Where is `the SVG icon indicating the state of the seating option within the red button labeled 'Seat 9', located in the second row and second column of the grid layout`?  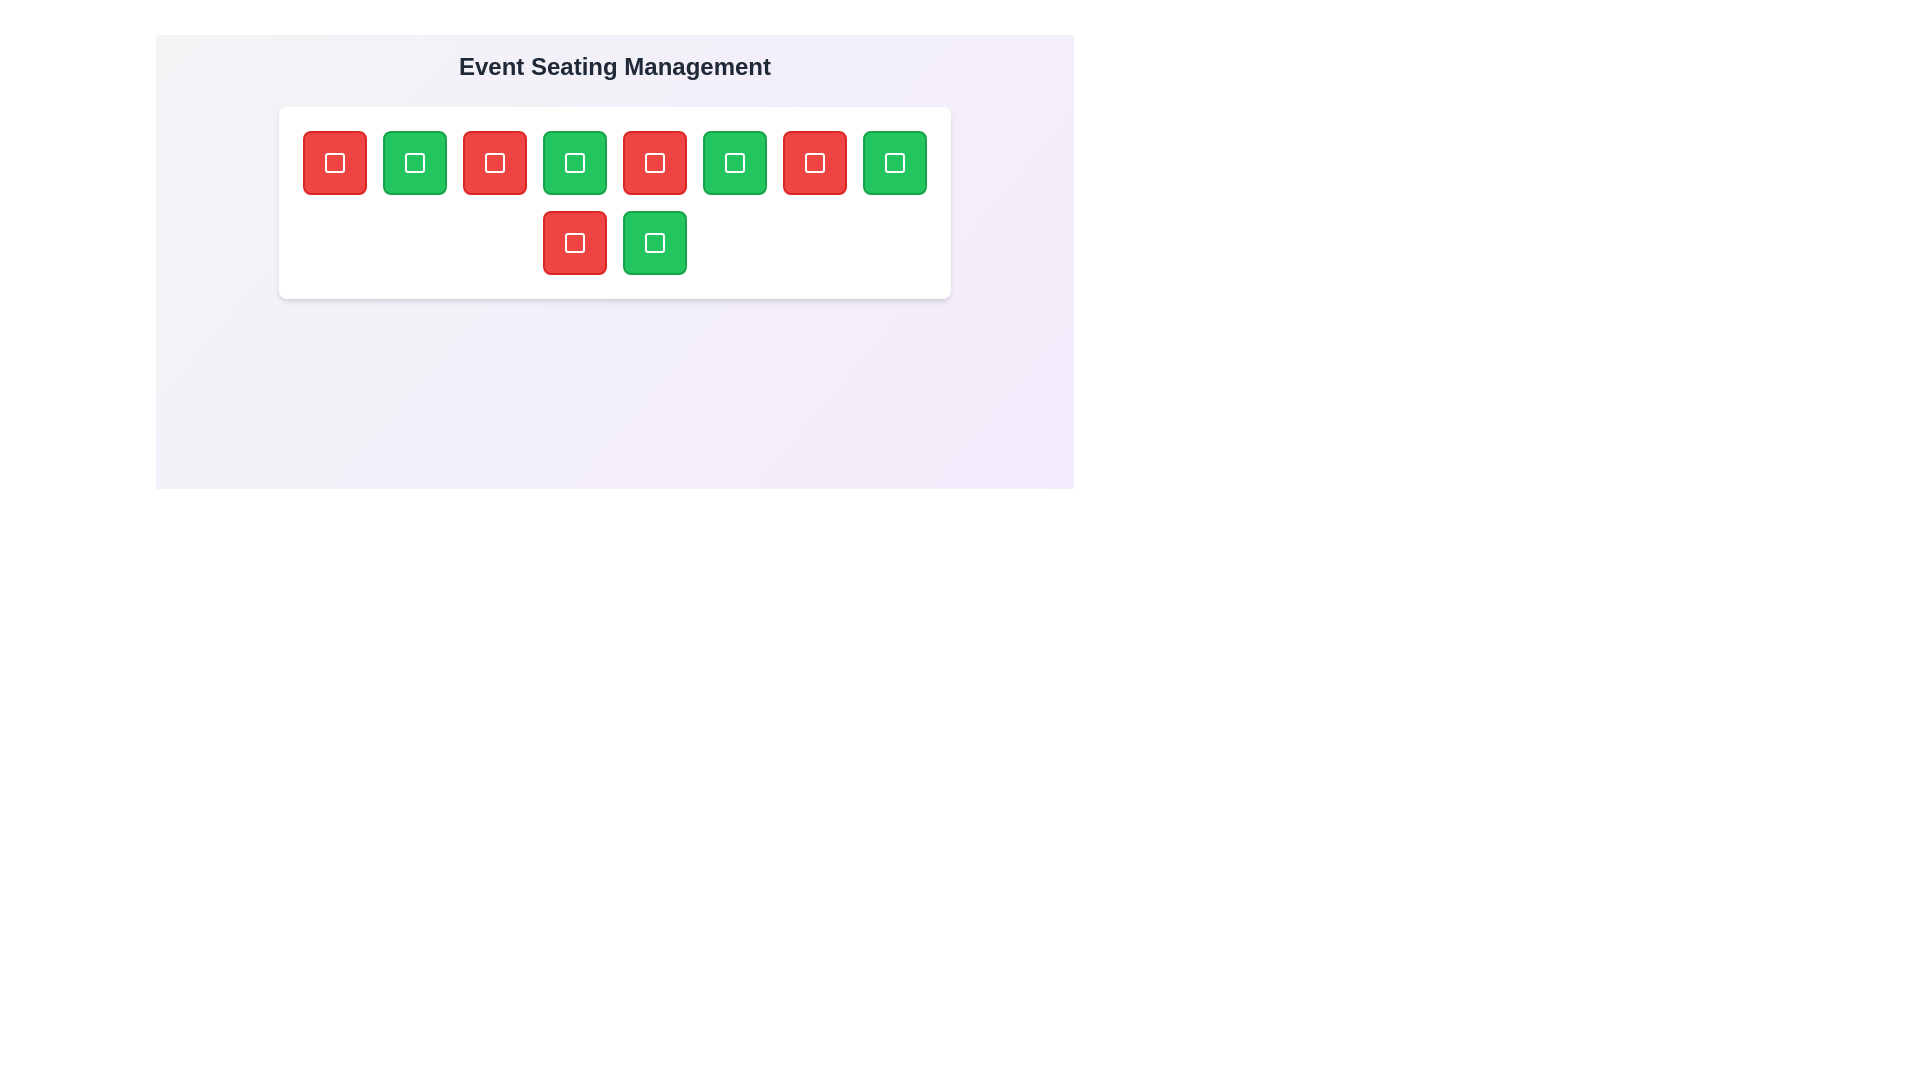
the SVG icon indicating the state of the seating option within the red button labeled 'Seat 9', located in the second row and second column of the grid layout is located at coordinates (574, 242).